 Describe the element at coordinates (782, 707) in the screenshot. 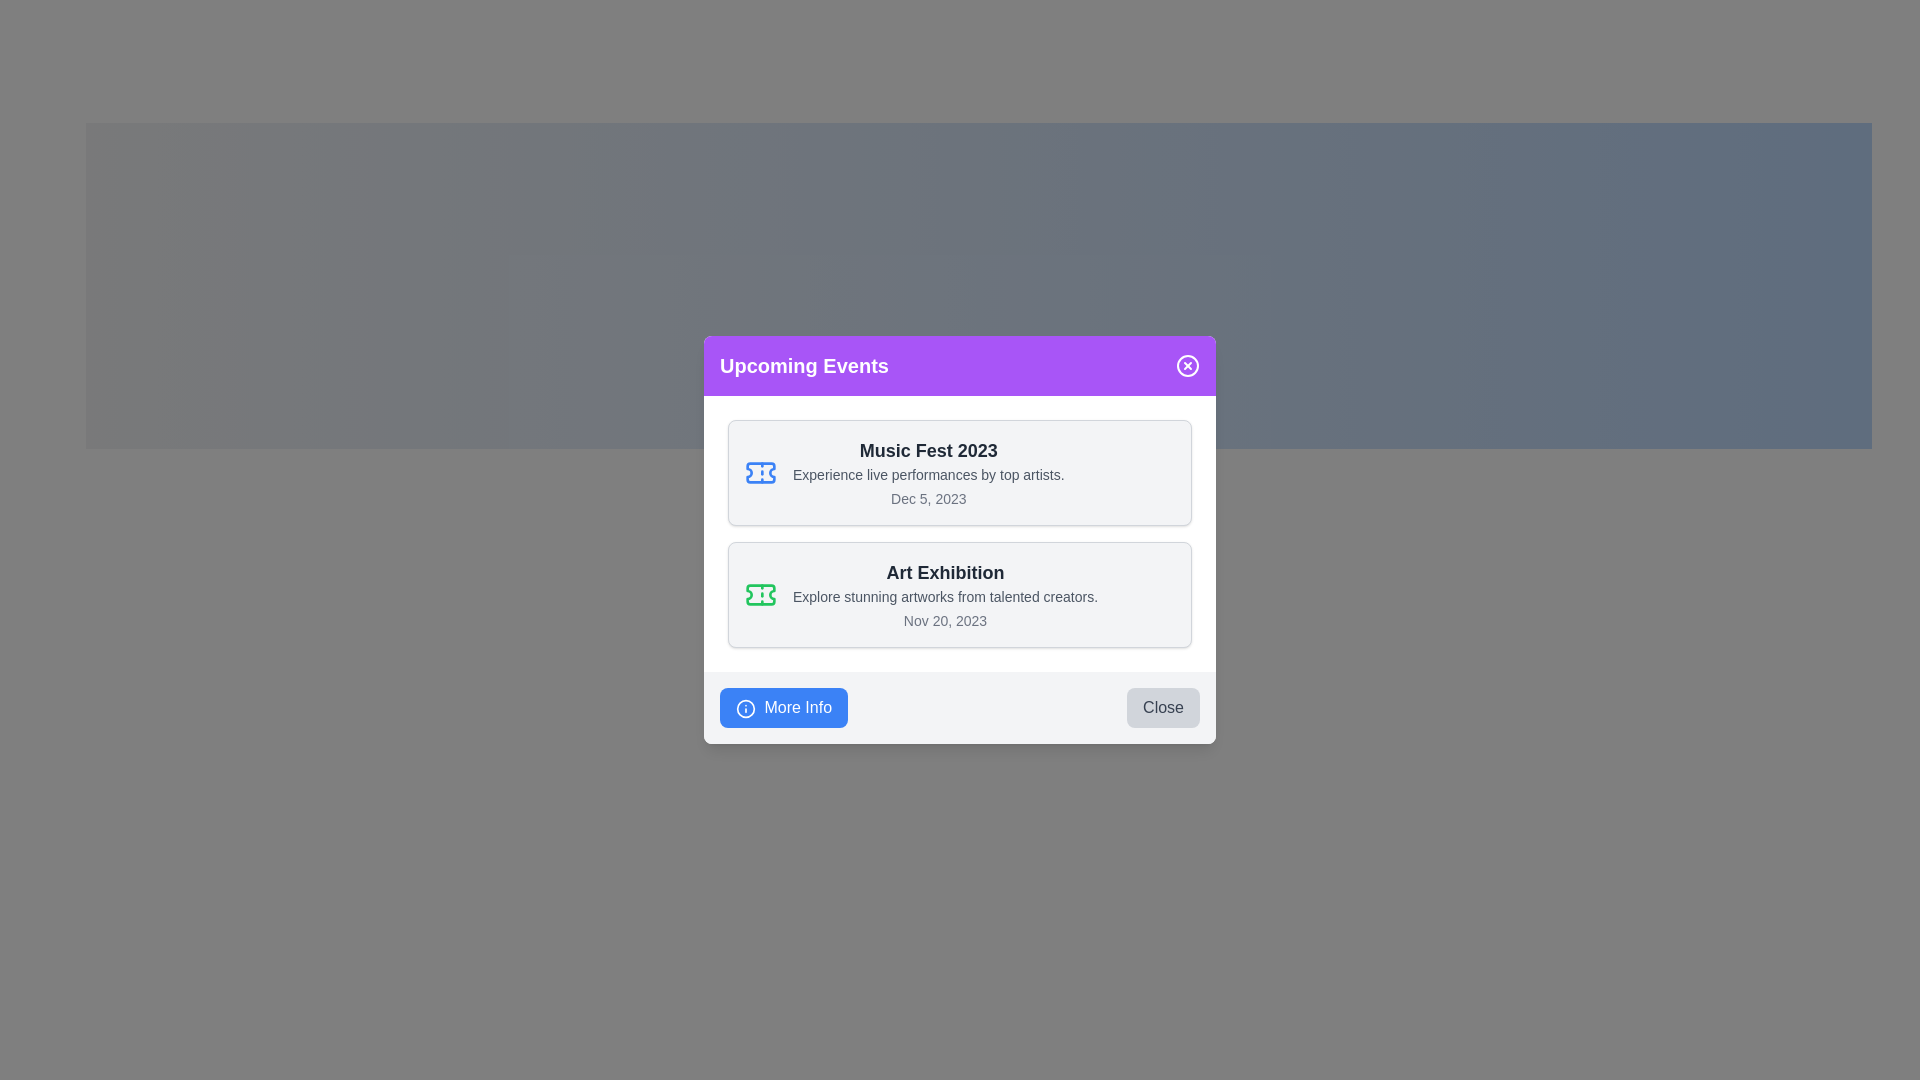

I see `the button on the left side at the bottom of the 'Upcoming Events' modal panel` at that location.